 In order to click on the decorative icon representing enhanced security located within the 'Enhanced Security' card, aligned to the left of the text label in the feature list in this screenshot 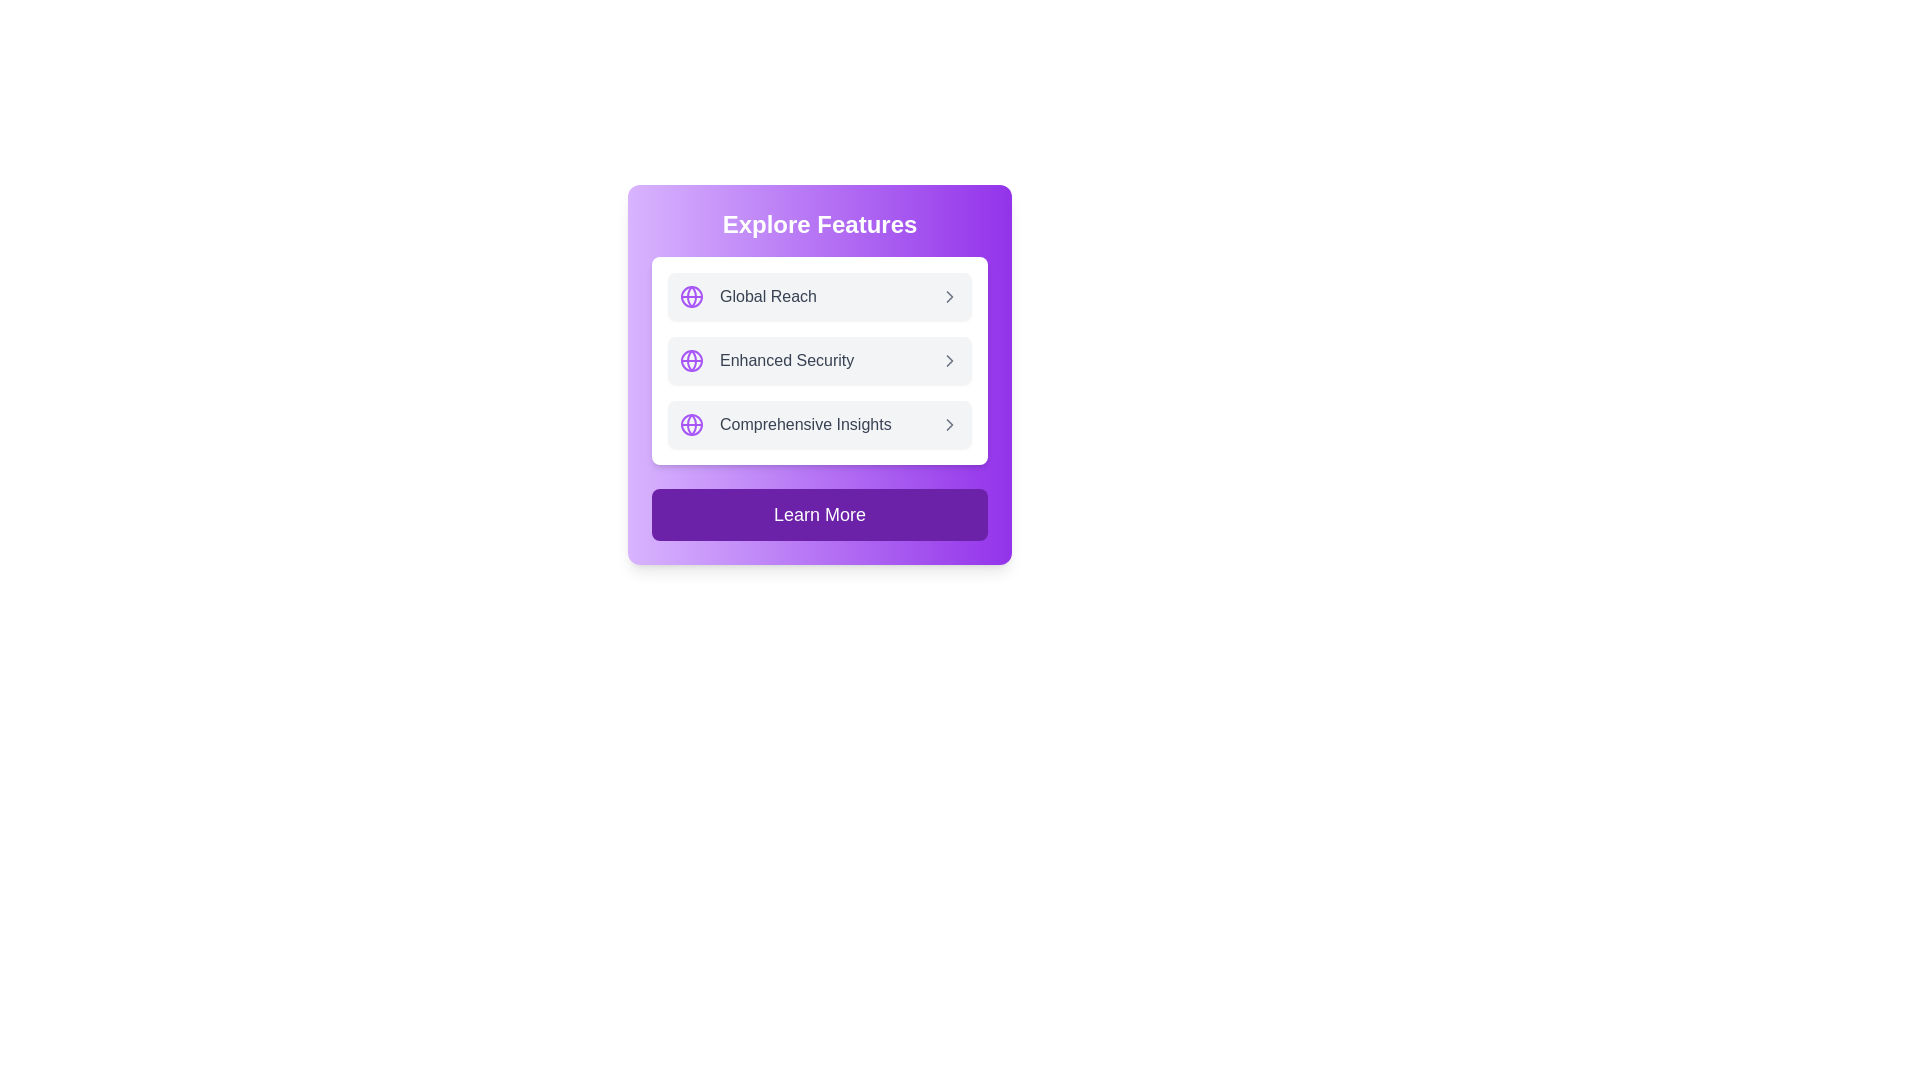, I will do `click(691, 361)`.